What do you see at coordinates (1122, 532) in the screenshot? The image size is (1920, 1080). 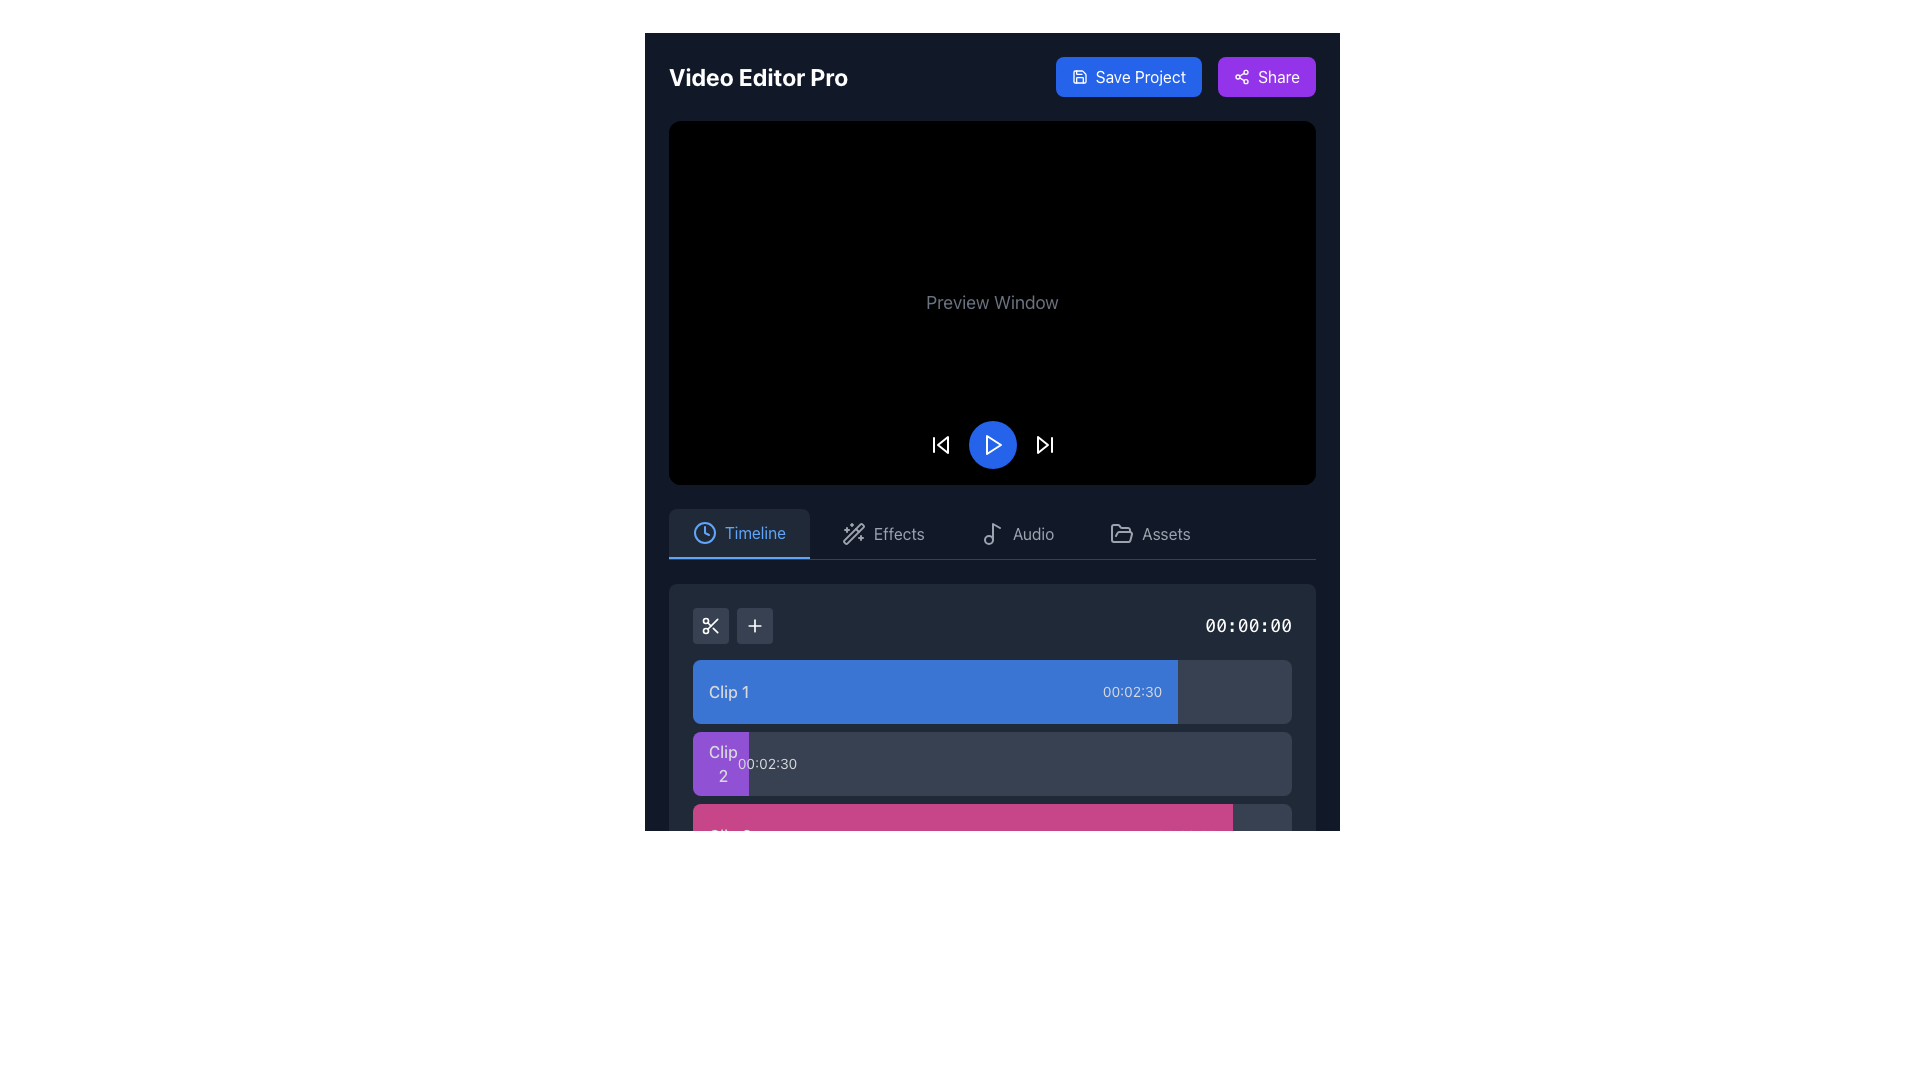 I see `the open folder icon located in the toolbar on the right-hand side of the interface` at bounding box center [1122, 532].